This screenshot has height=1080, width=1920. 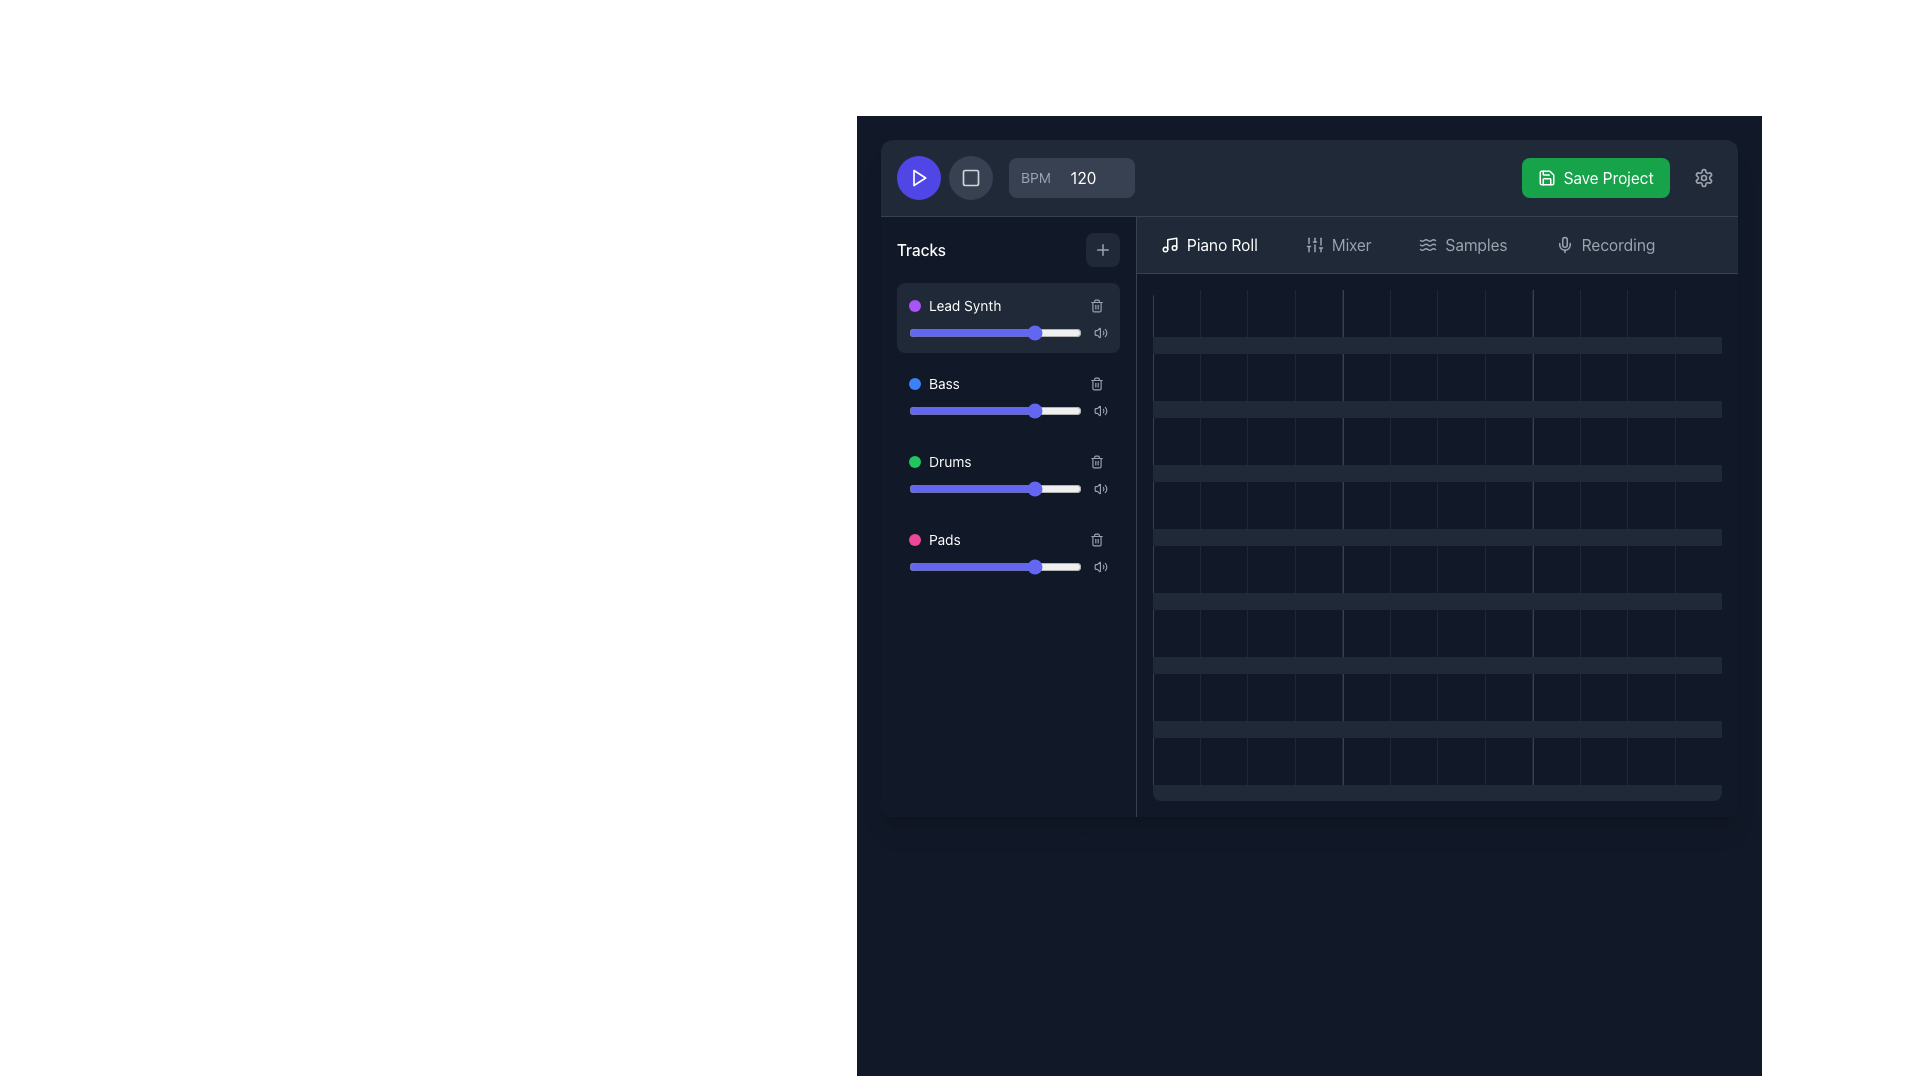 I want to click on the square block with a dark gray background located in the bottom-right corner of the grid layout, so click(x=1697, y=440).